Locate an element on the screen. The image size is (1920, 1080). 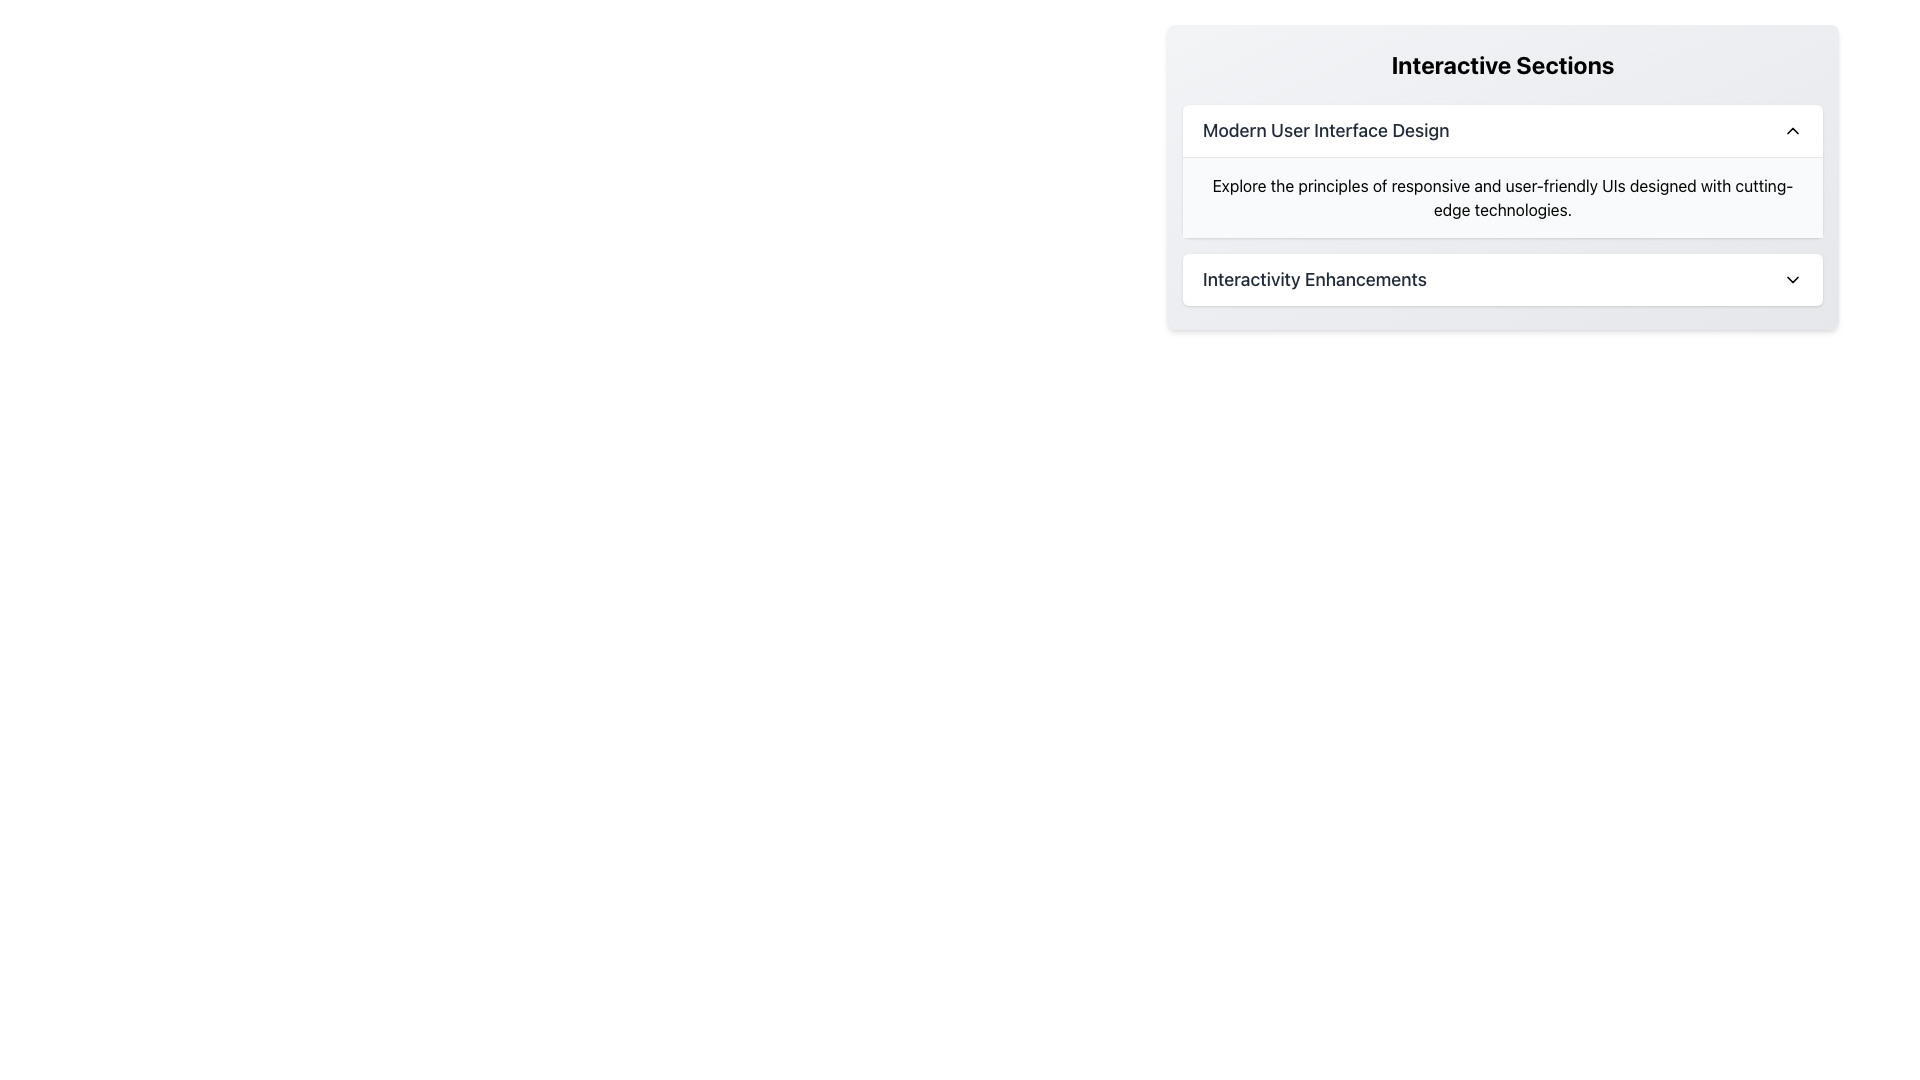
the section titled 'Interactive Sections' which contains interactive items for further interaction details is located at coordinates (1502, 176).